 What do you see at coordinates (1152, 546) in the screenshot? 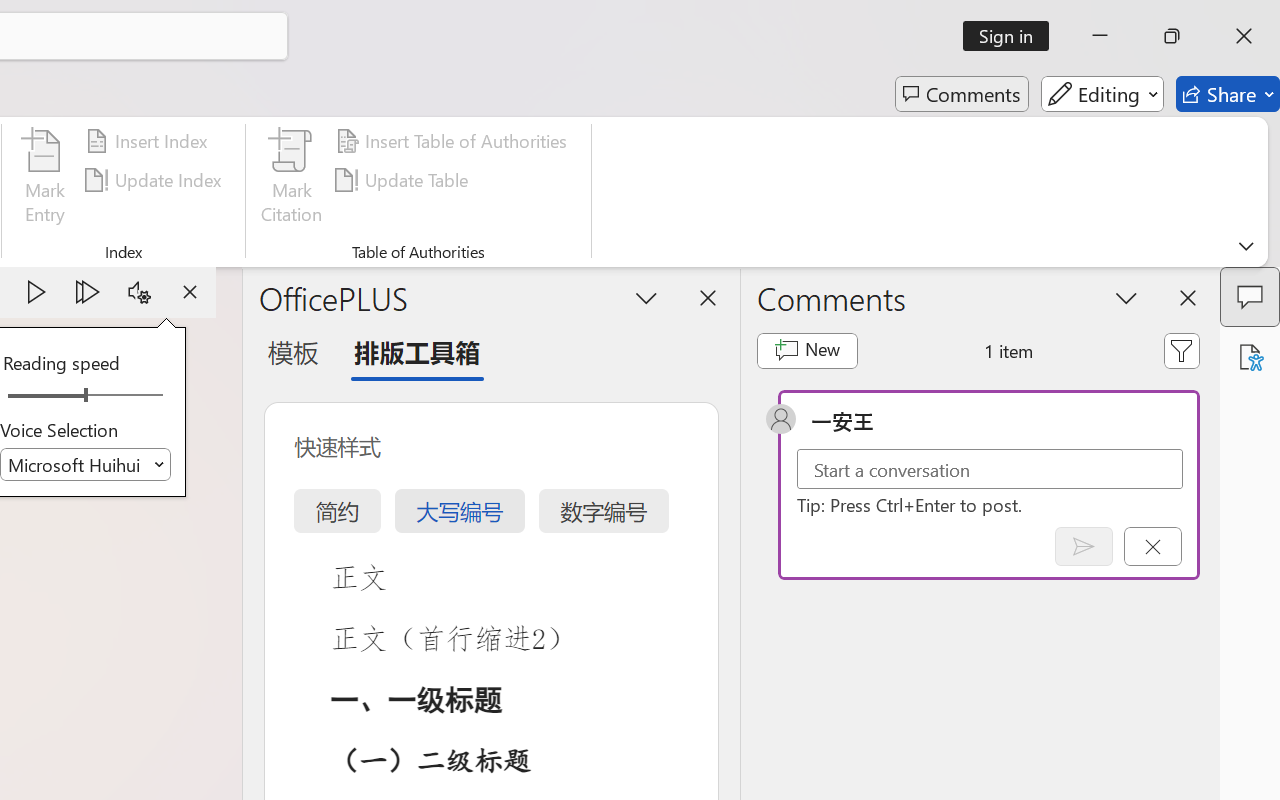
I see `'Cancel'` at bounding box center [1152, 546].